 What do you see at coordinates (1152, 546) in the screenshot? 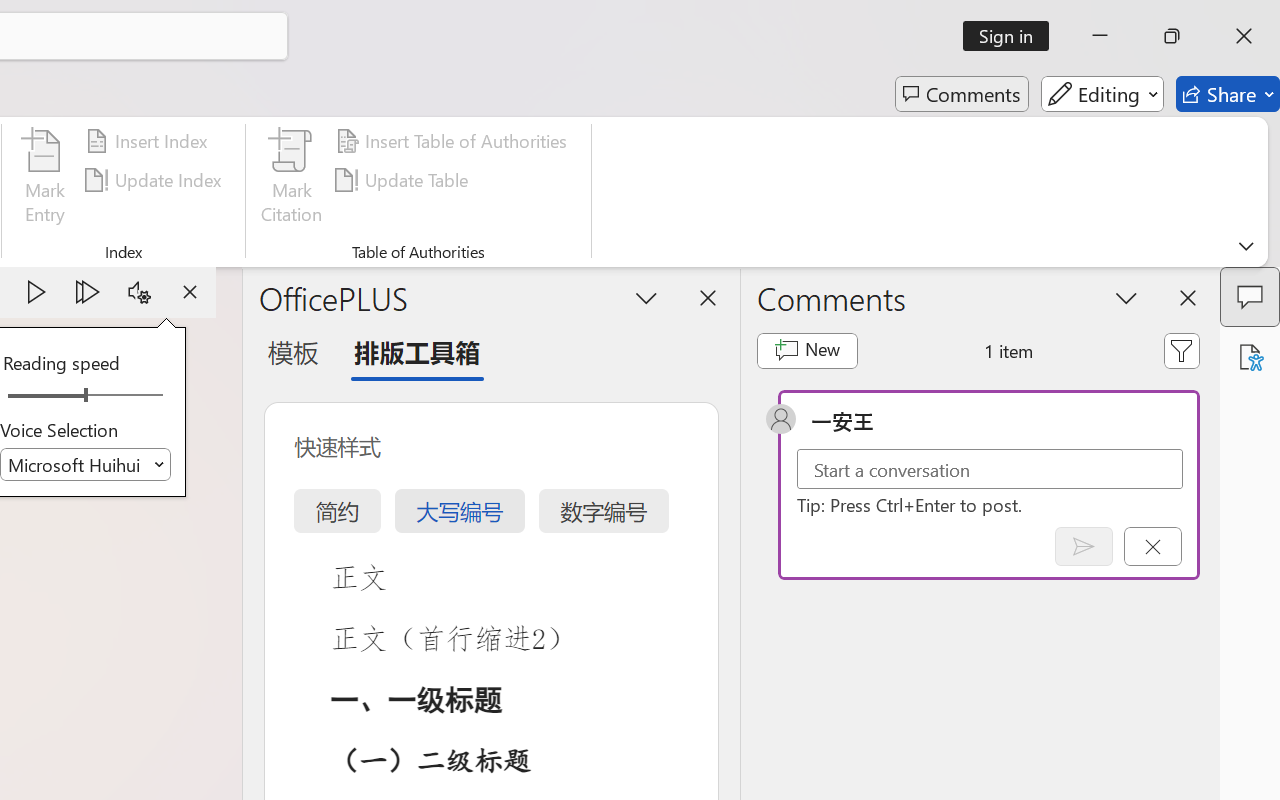
I see `'Cancel'` at bounding box center [1152, 546].